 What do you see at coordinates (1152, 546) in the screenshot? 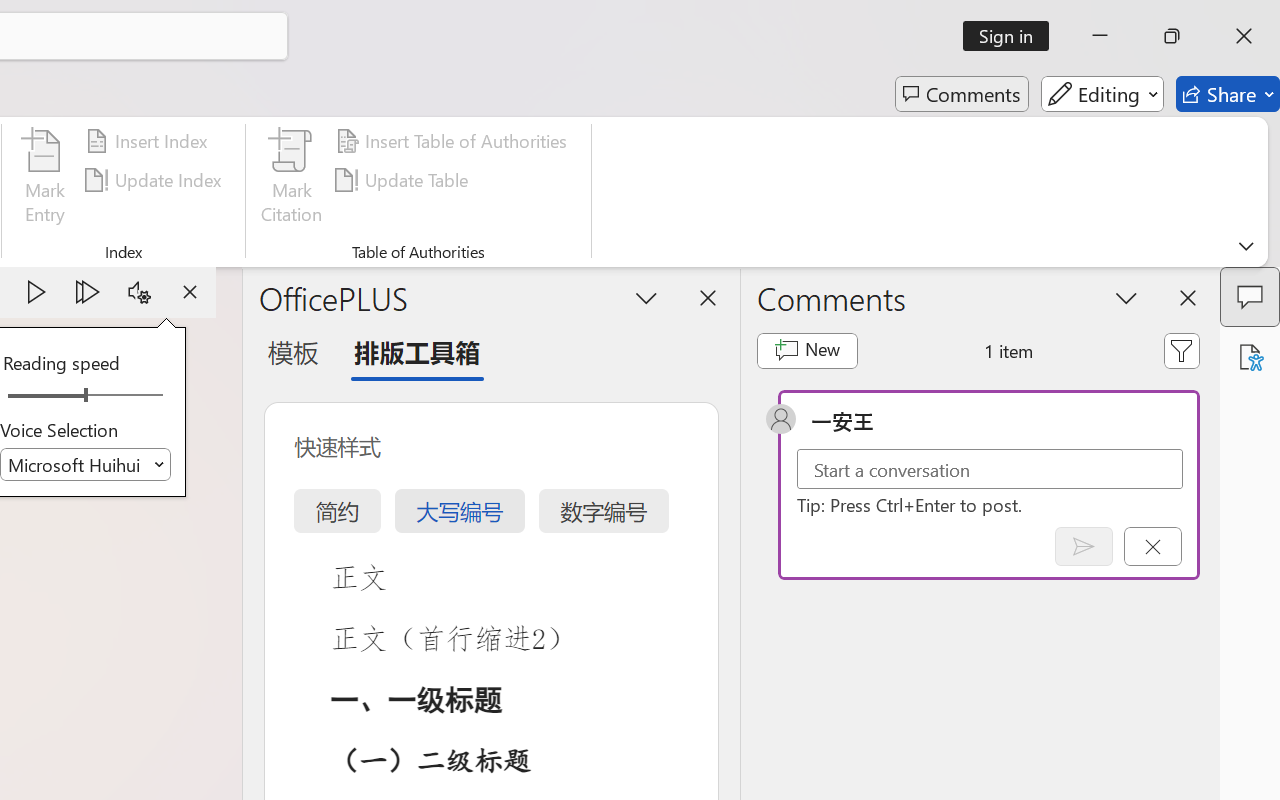
I see `'Cancel'` at bounding box center [1152, 546].